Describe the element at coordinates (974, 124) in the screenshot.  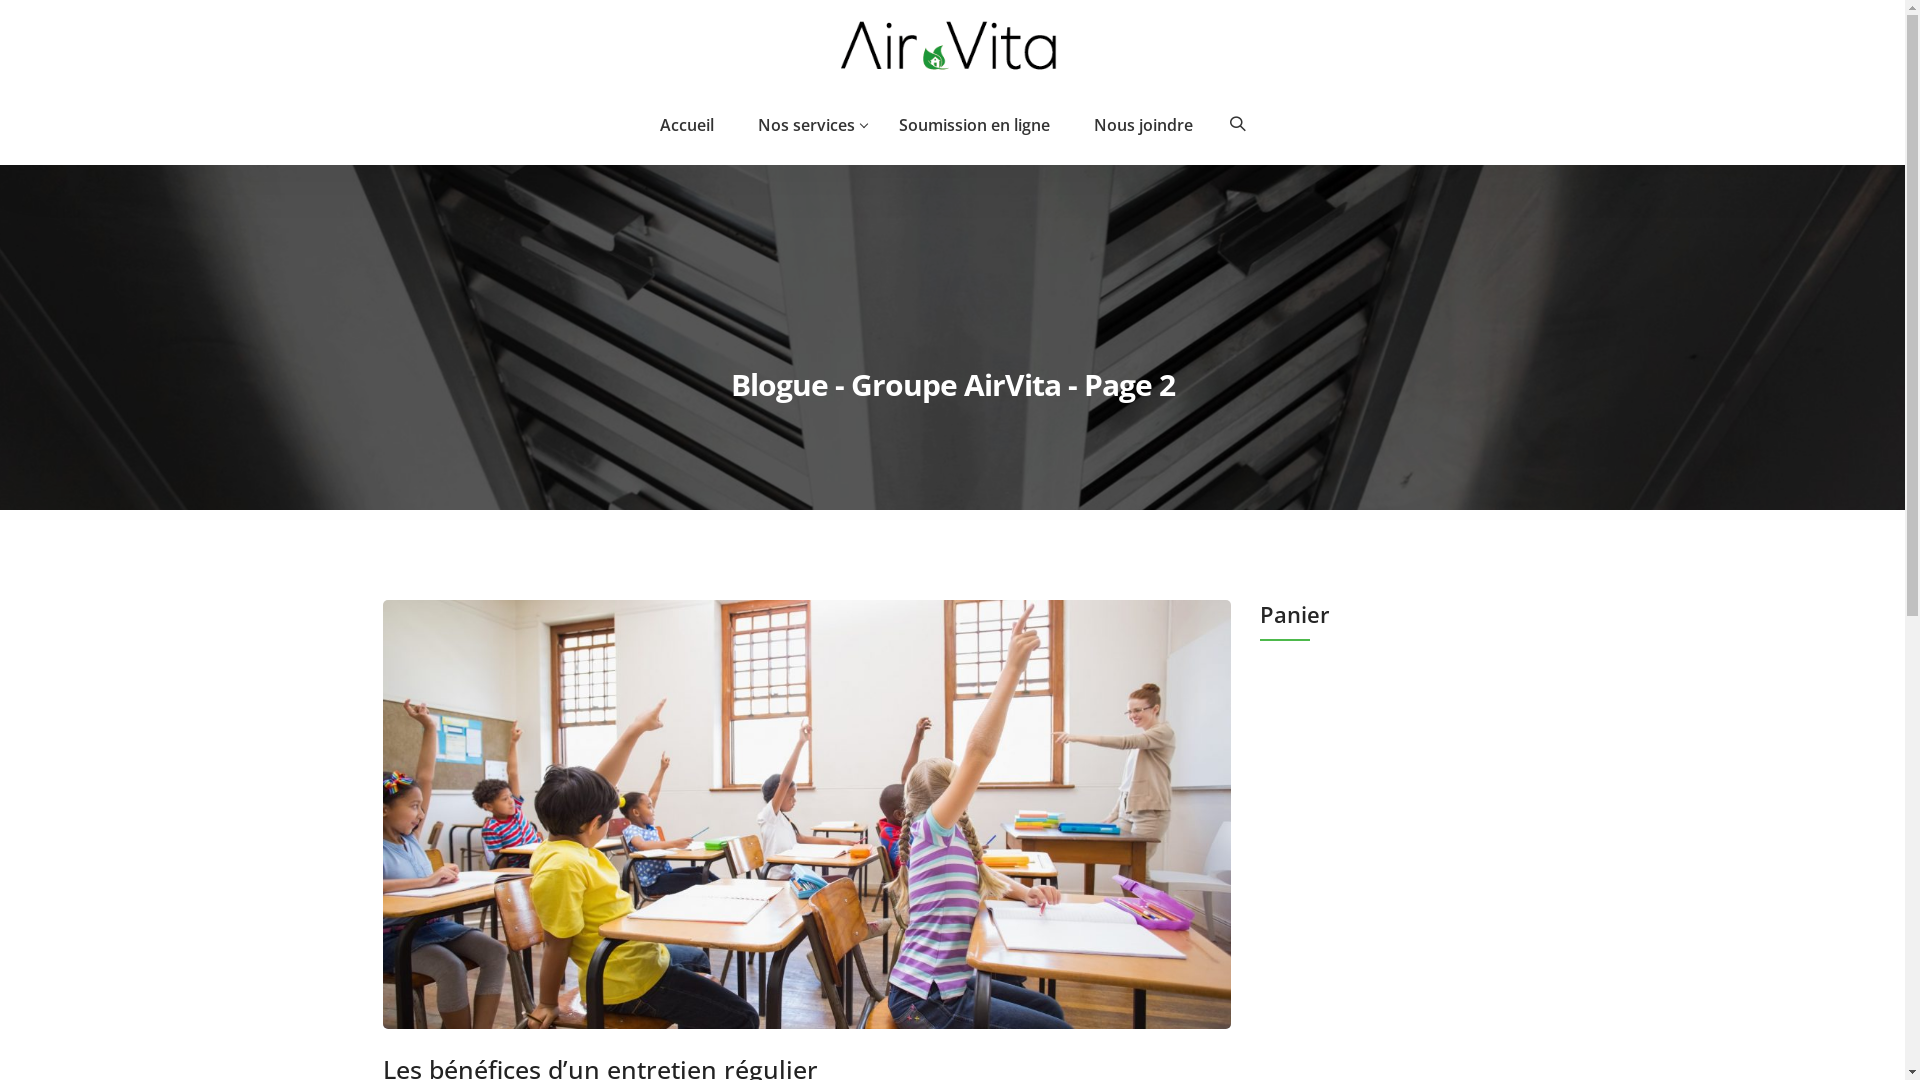
I see `'Soumission en ligne'` at that location.